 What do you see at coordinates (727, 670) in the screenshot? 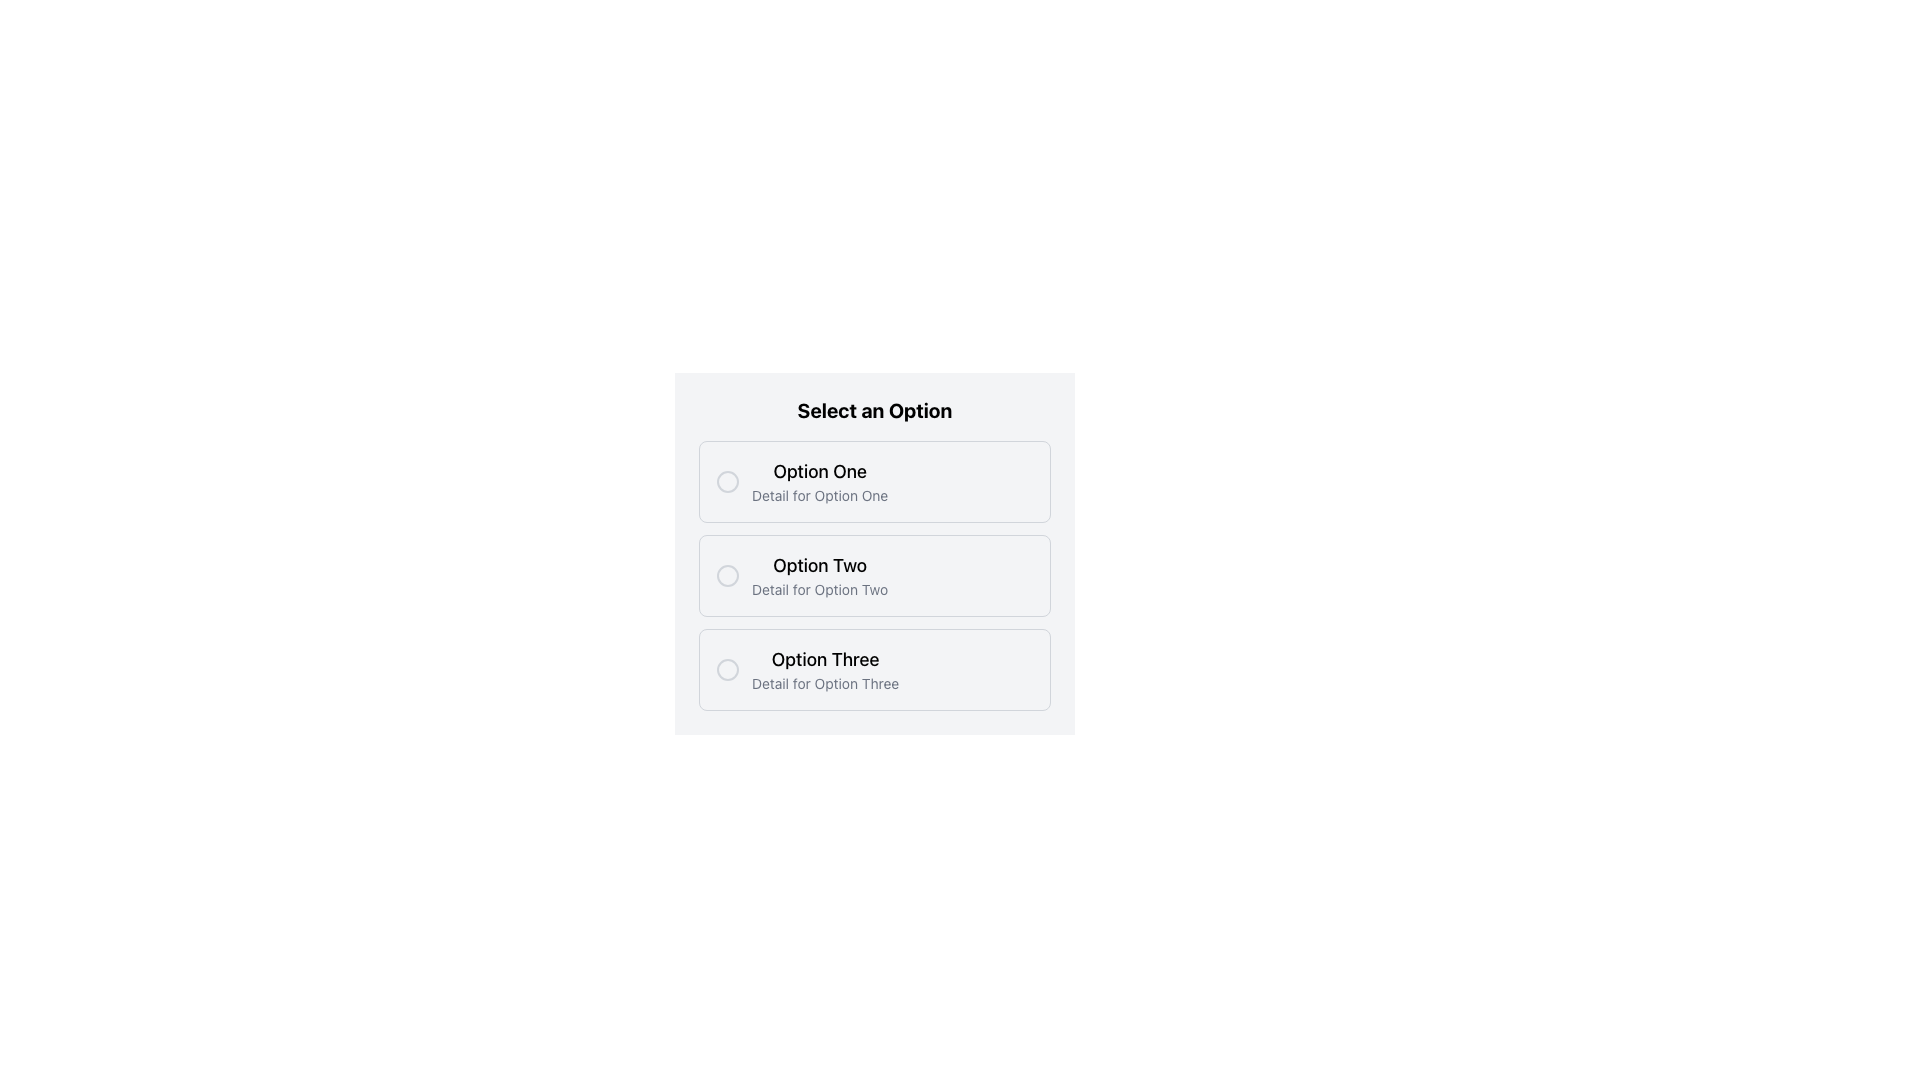
I see `the center of the unselected radio button indicator located to the left of the 'Option Three' text in the third option of the selection group` at bounding box center [727, 670].